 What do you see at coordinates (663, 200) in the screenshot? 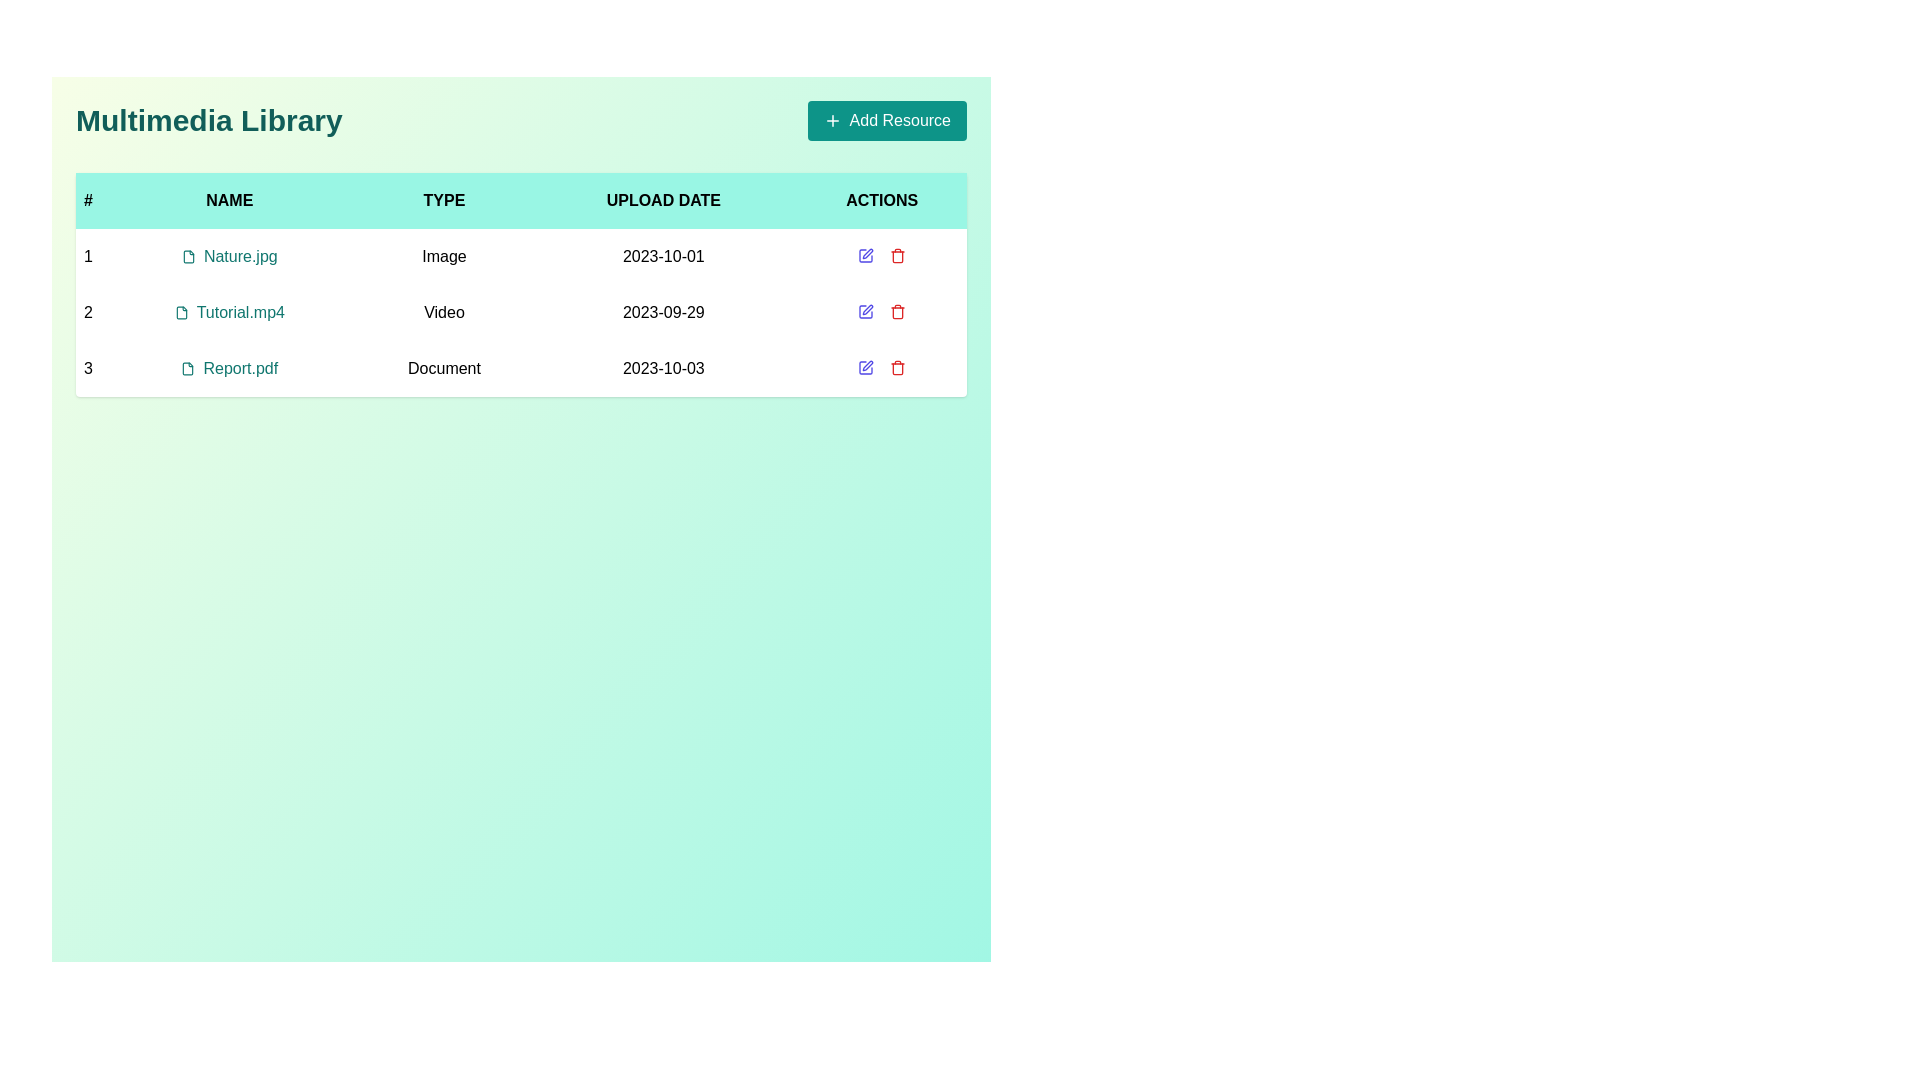
I see `the fourth header in the table that indicates the dates of upload for the items, positioned between 'Type' and 'Actions'` at bounding box center [663, 200].